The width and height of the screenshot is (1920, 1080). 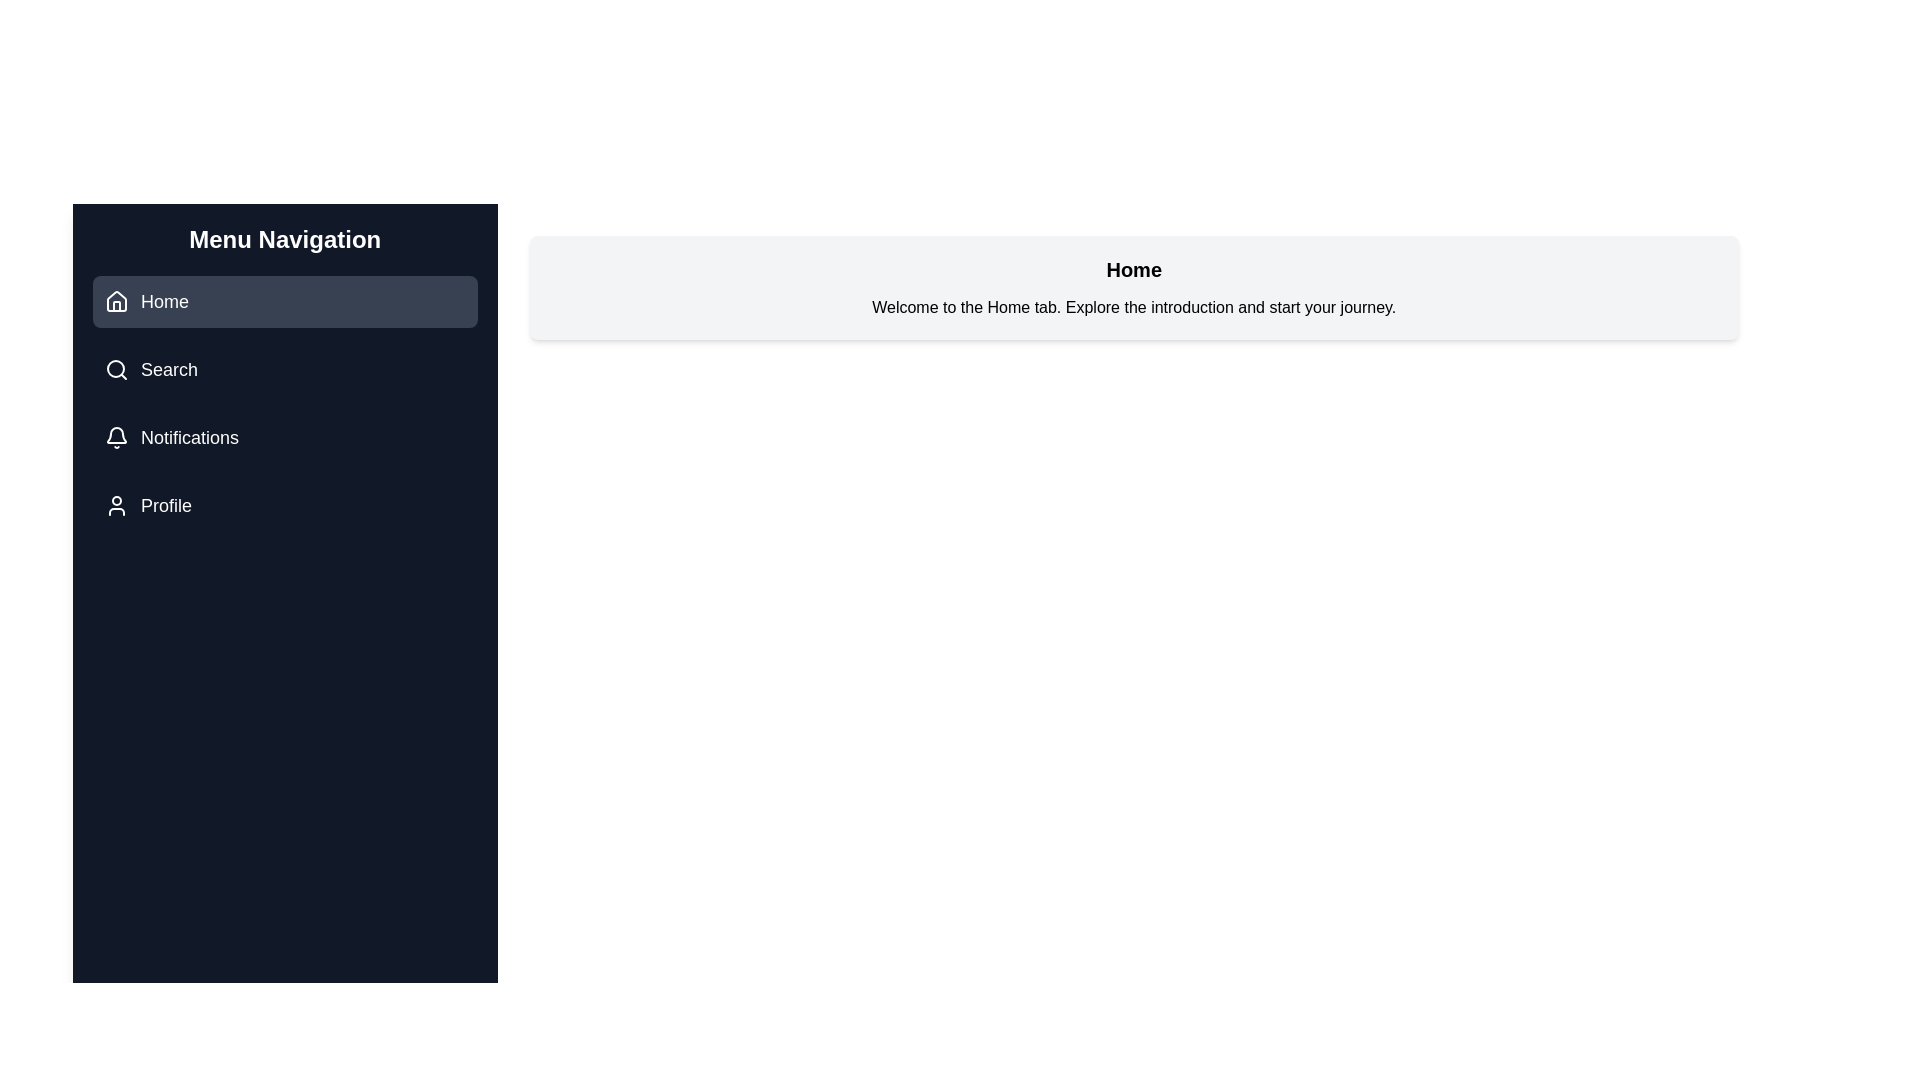 I want to click on the tab labeled Profile to view its content, so click(x=284, y=504).